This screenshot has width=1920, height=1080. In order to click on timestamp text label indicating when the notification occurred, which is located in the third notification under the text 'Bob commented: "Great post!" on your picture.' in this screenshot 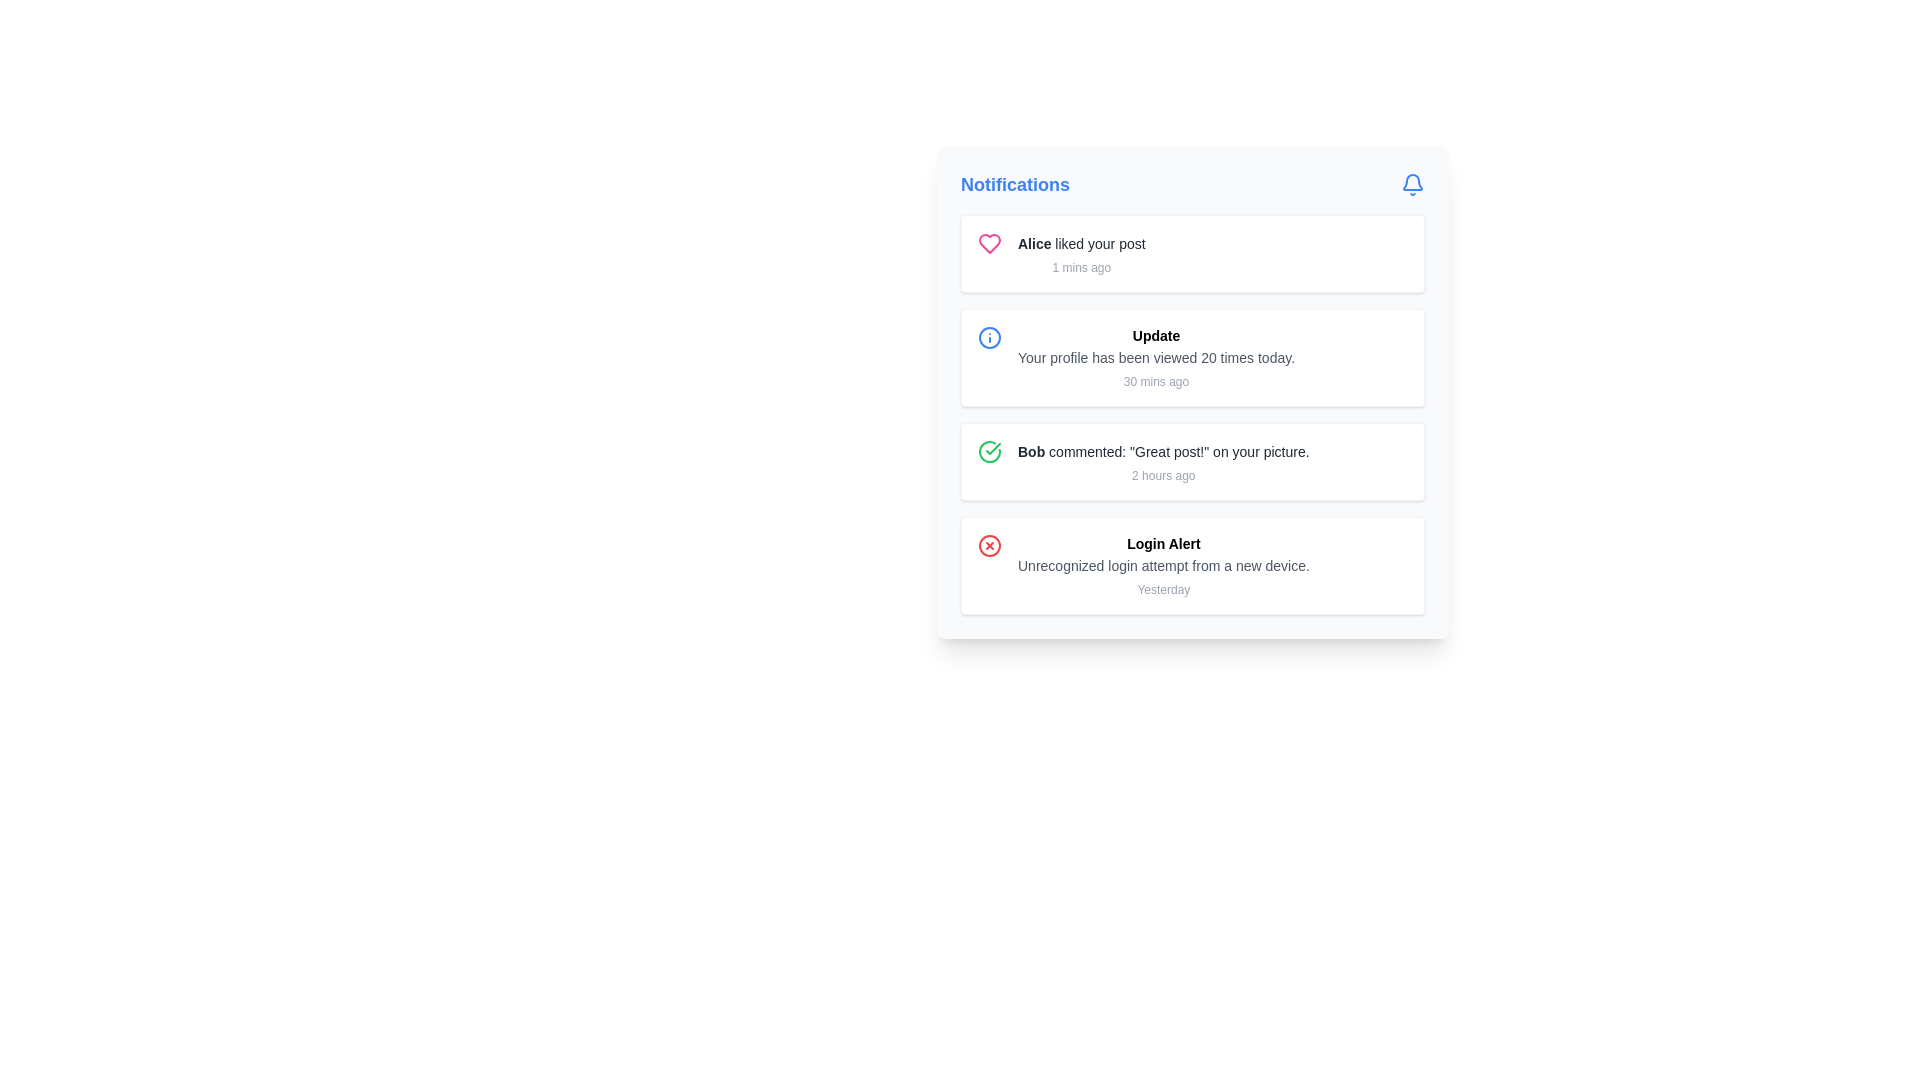, I will do `click(1163, 475)`.